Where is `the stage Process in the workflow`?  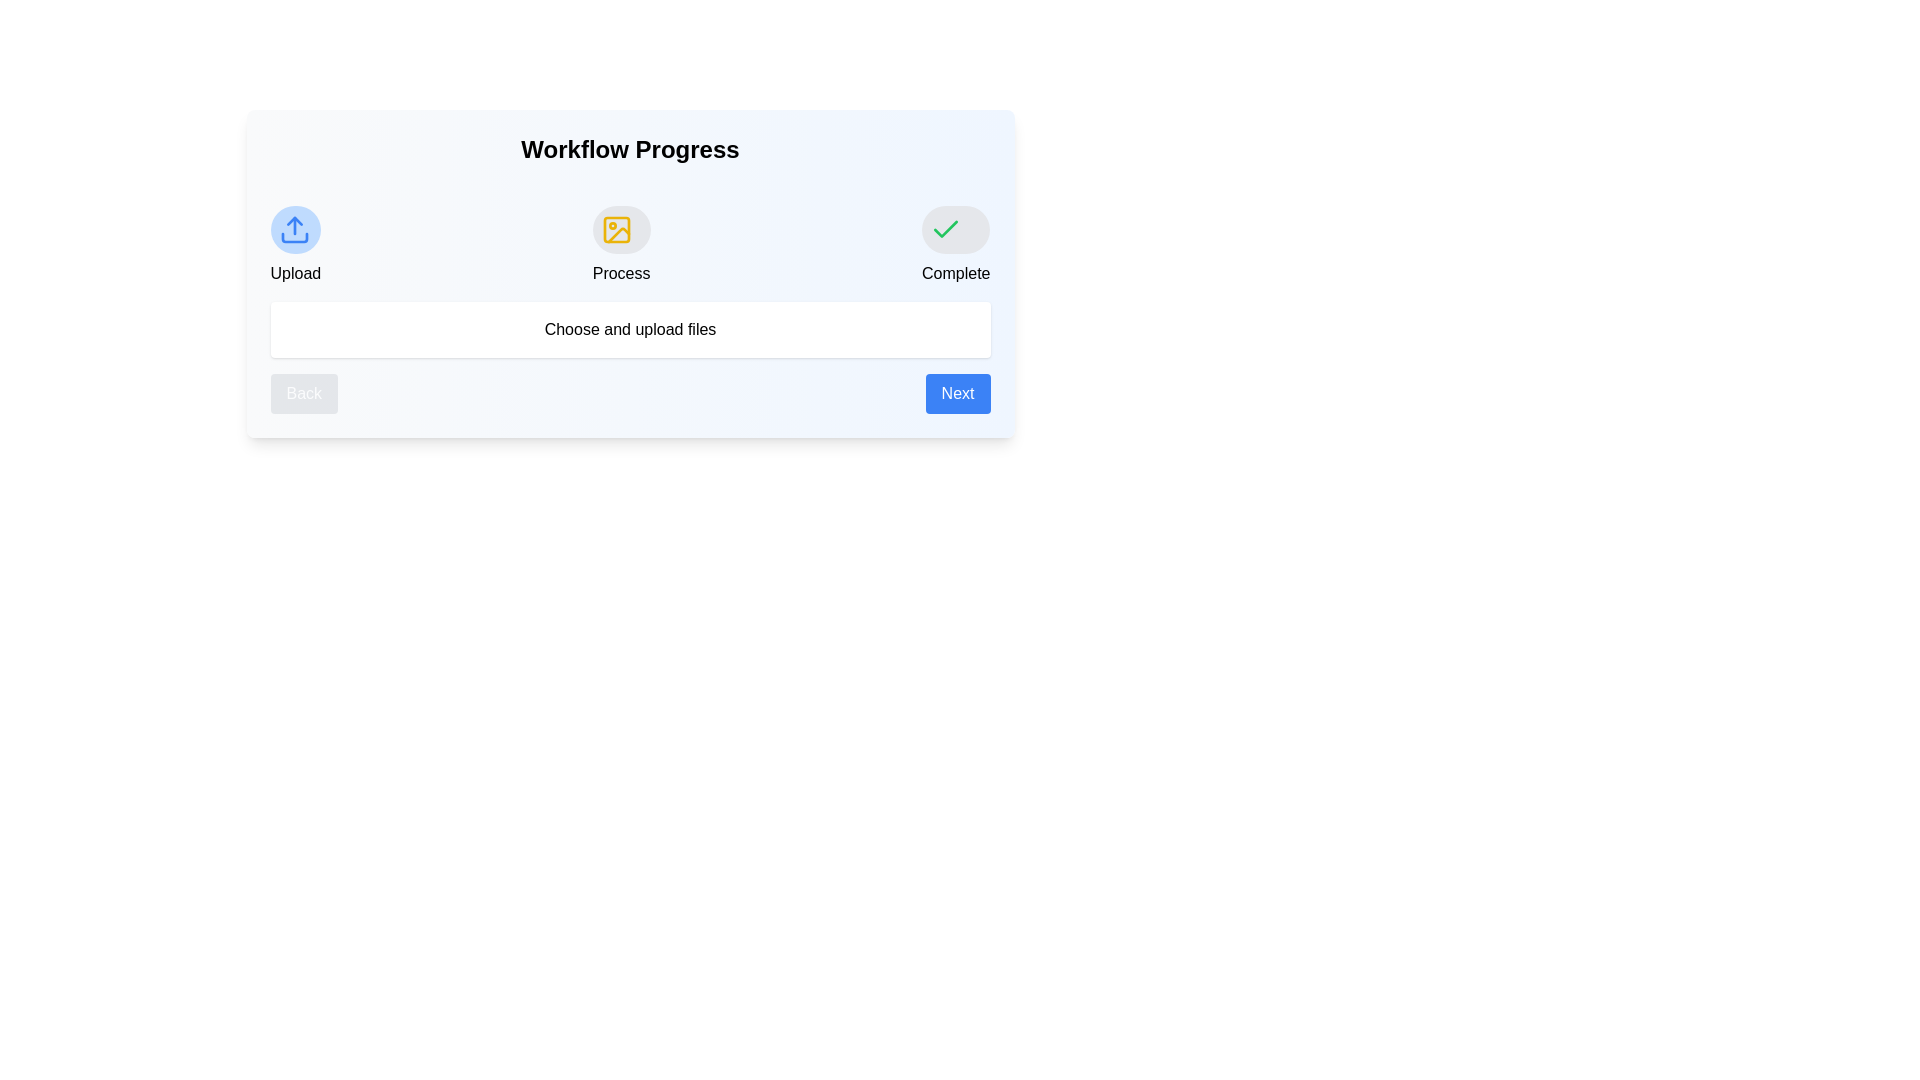 the stage Process in the workflow is located at coordinates (619, 229).